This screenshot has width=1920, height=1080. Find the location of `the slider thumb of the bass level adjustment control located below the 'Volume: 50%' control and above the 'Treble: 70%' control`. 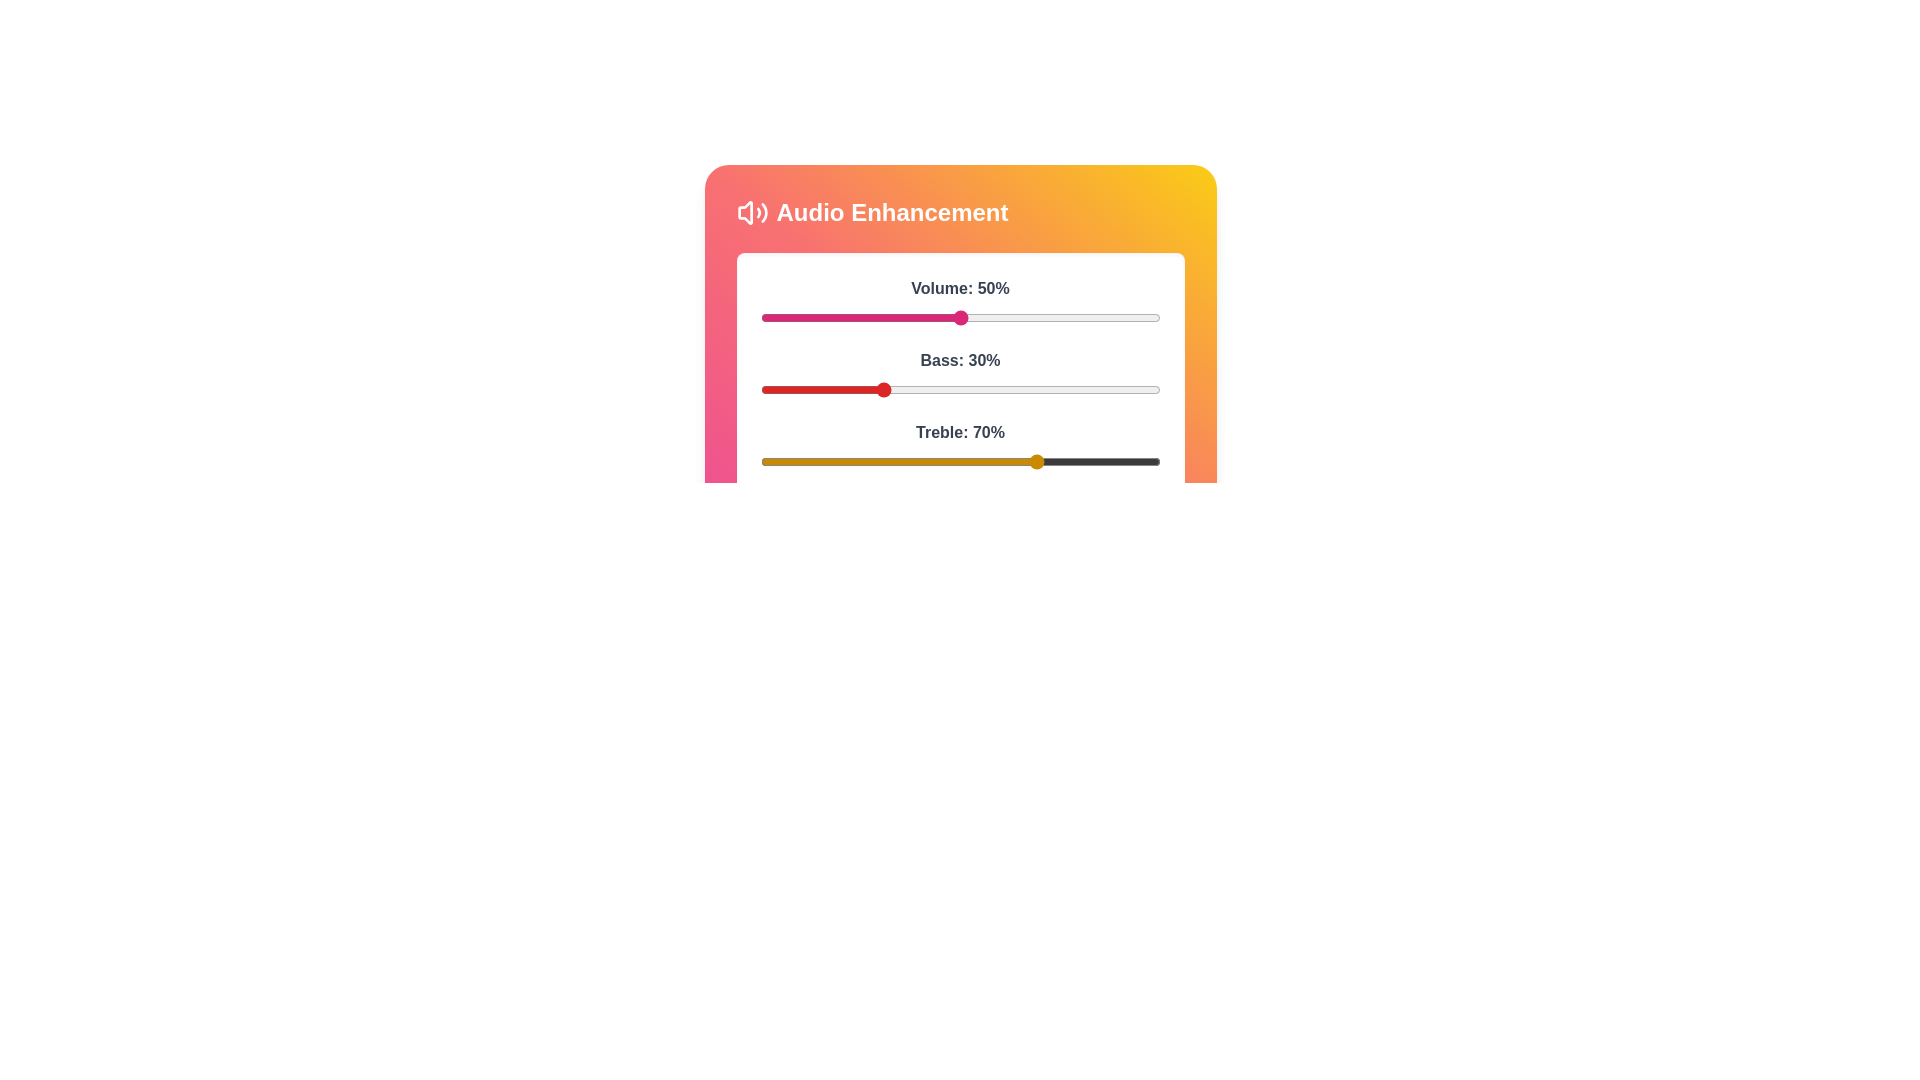

the slider thumb of the bass level adjustment control located below the 'Volume: 50%' control and above the 'Treble: 70%' control is located at coordinates (960, 377).